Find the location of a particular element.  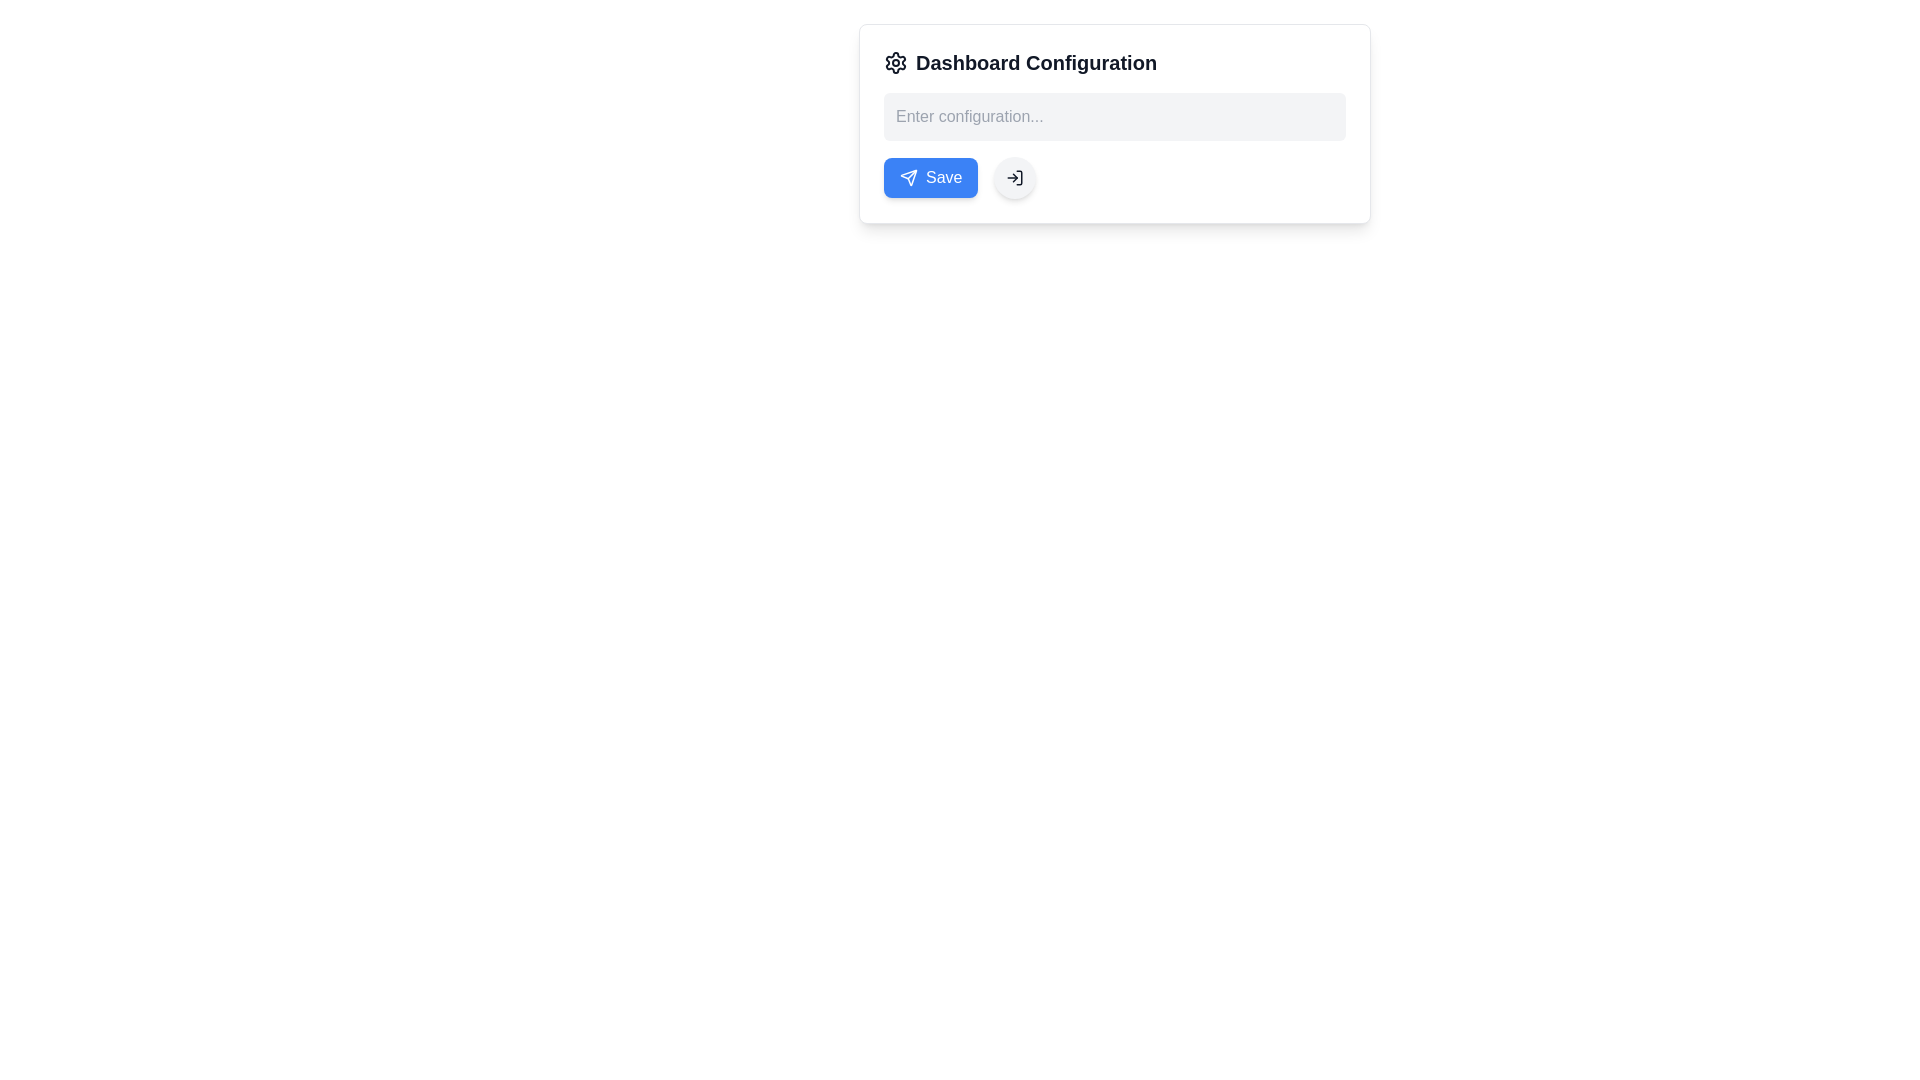

the blue 'Save' button with a paper plane icon is located at coordinates (930, 176).